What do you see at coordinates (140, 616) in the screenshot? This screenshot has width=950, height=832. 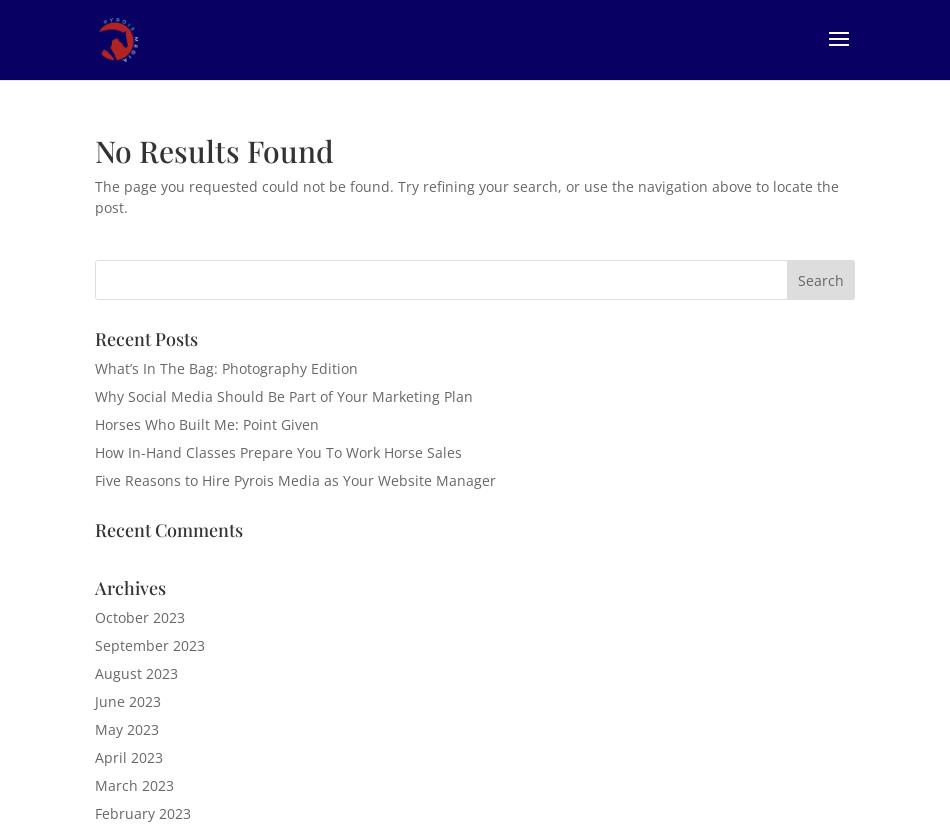 I see `'October 2023'` at bounding box center [140, 616].